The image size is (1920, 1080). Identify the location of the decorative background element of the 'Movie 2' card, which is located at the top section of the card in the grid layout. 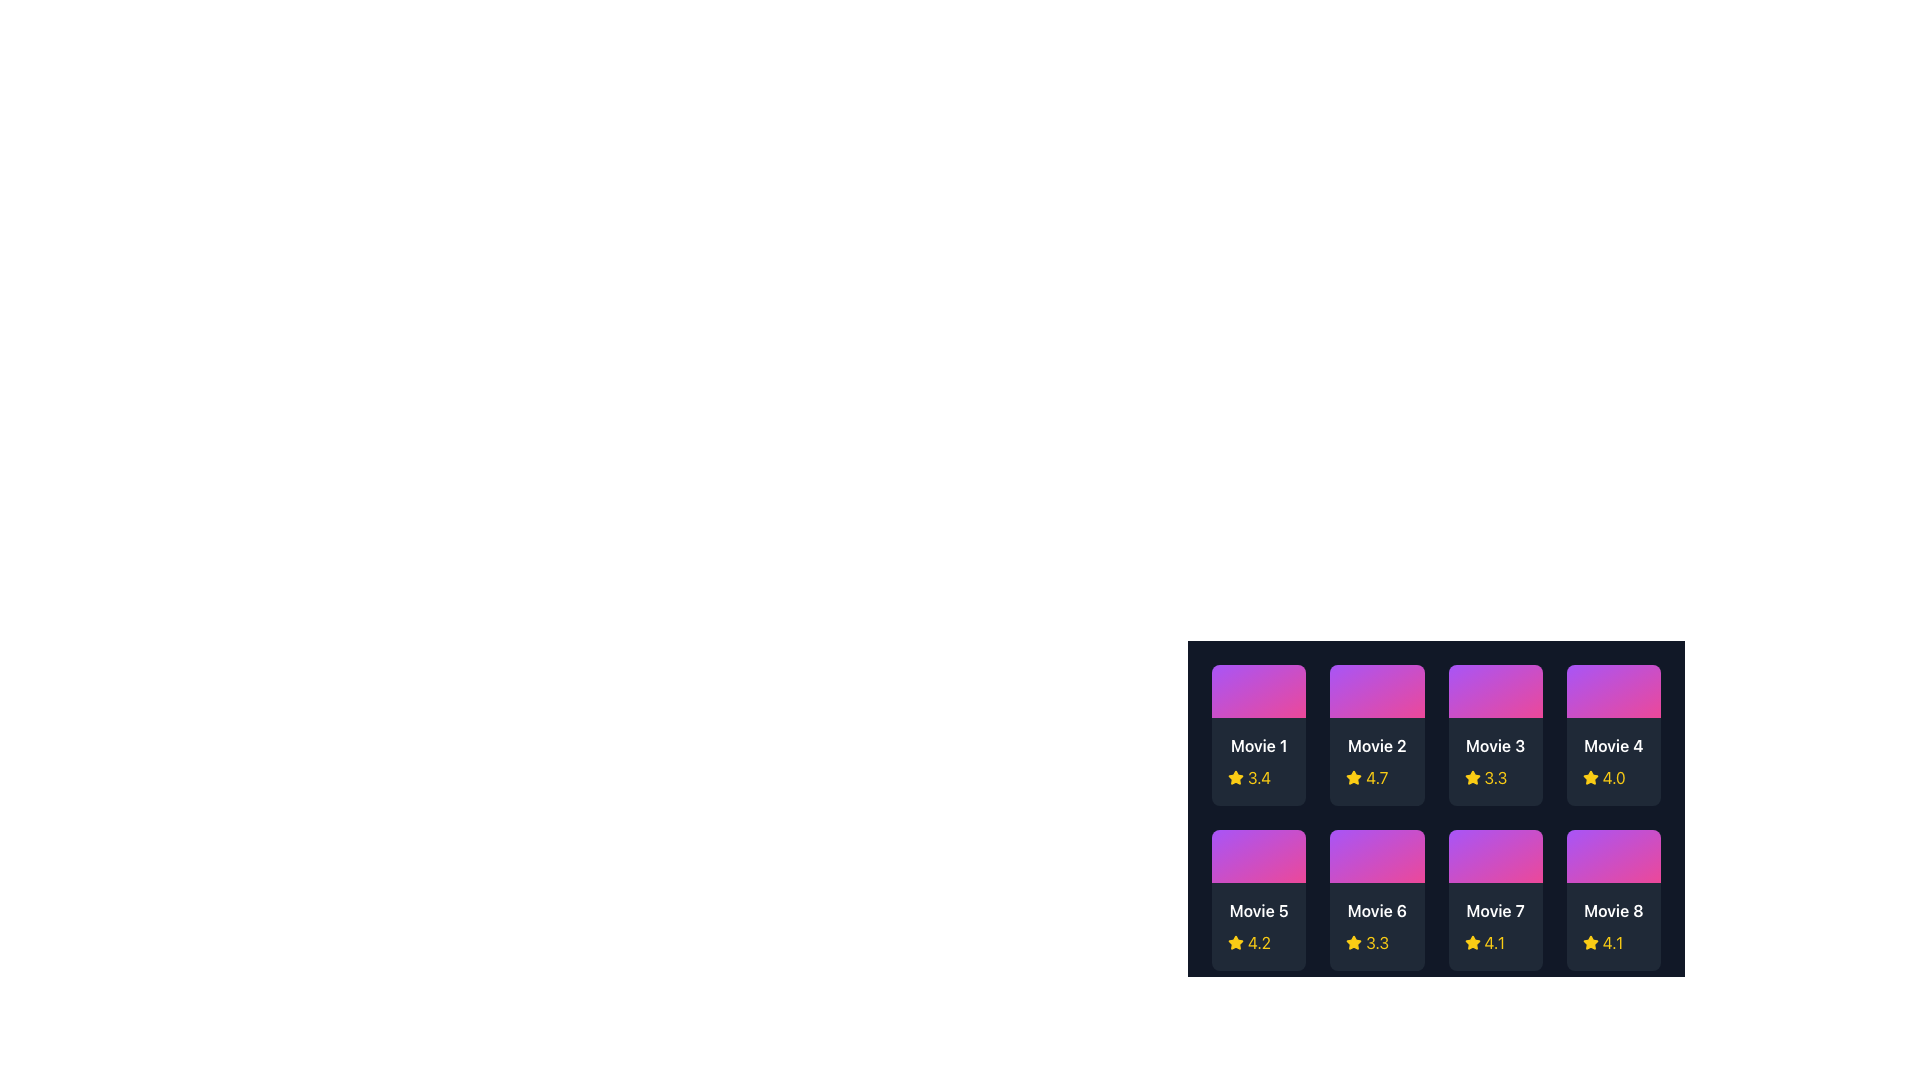
(1376, 690).